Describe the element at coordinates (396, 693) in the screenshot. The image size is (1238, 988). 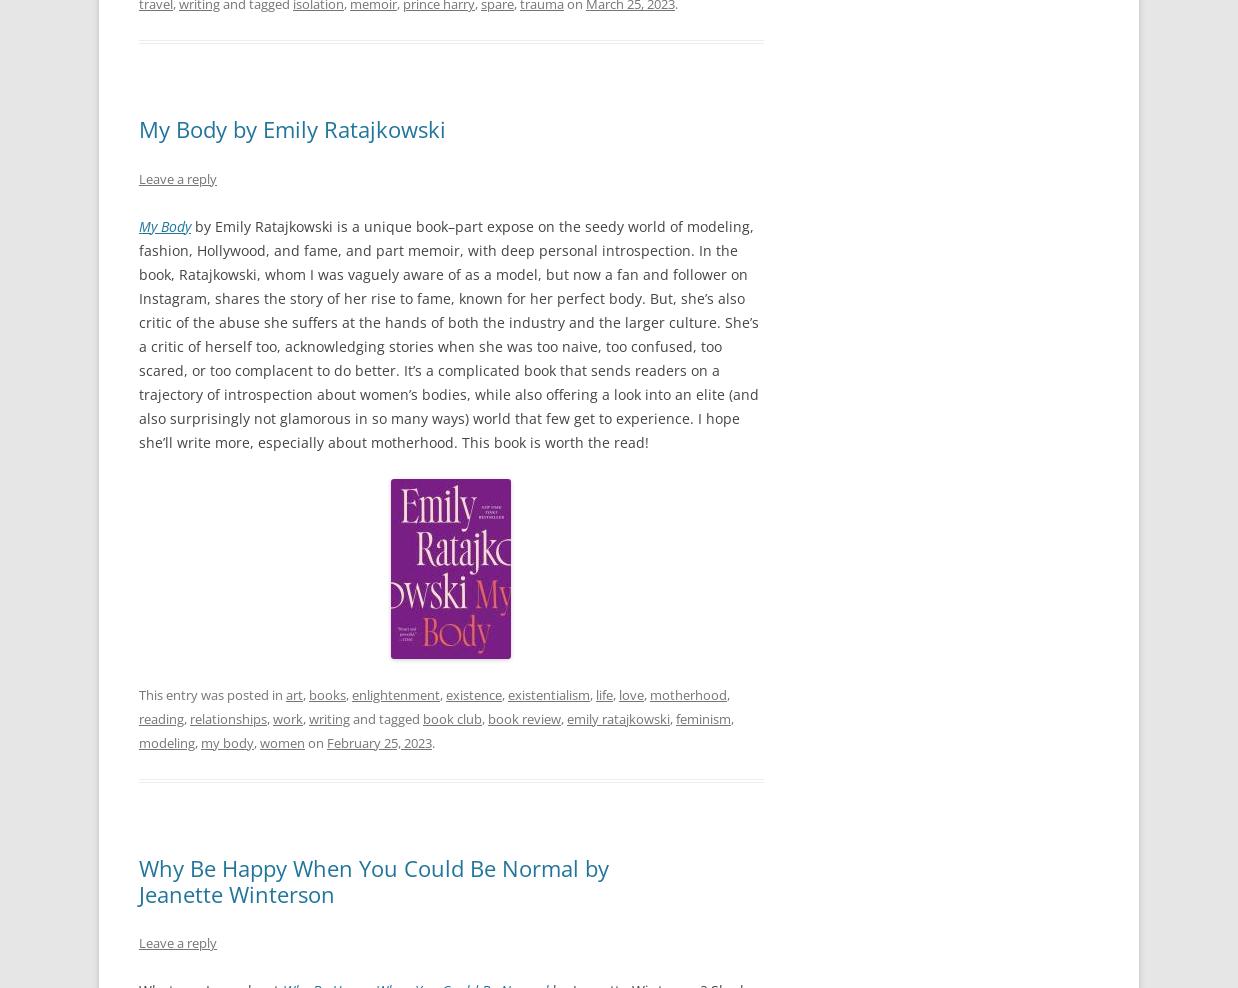
I see `'enlightenment'` at that location.